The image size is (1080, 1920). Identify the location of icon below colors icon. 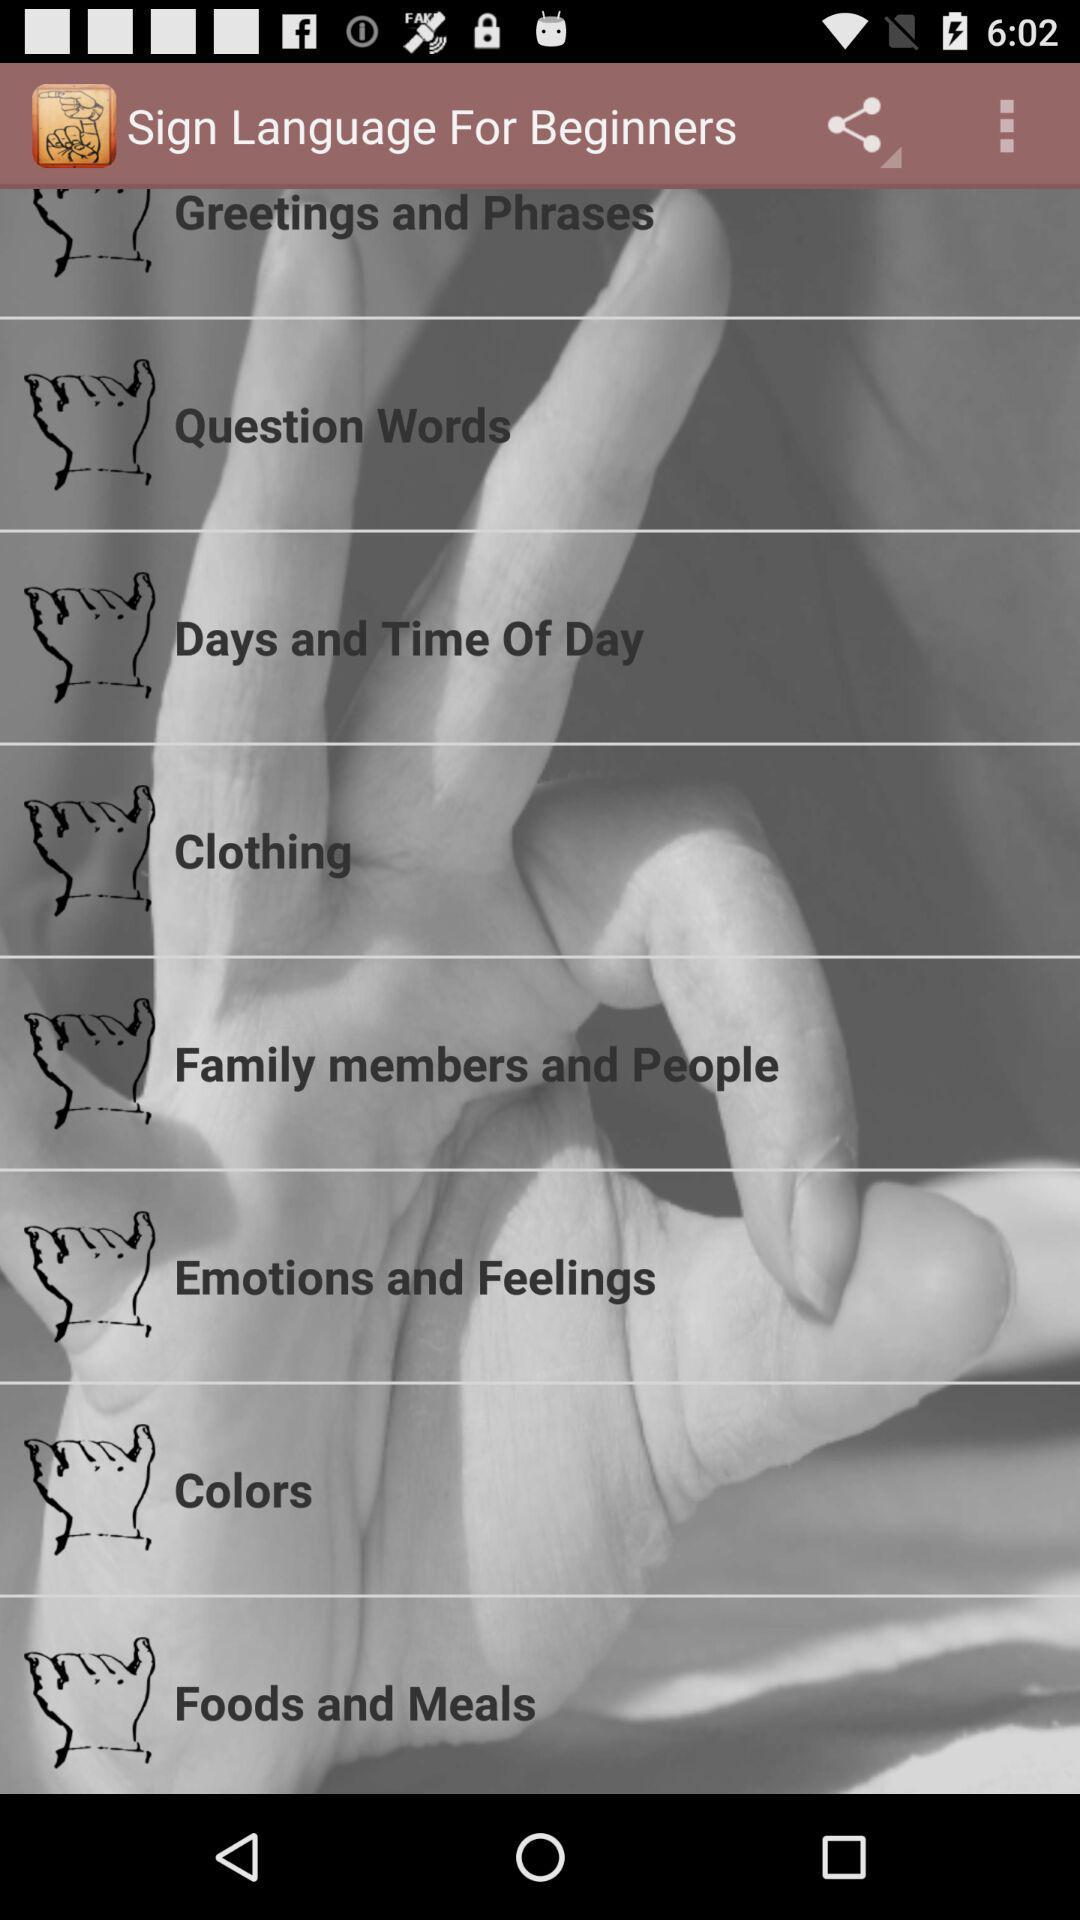
(613, 1701).